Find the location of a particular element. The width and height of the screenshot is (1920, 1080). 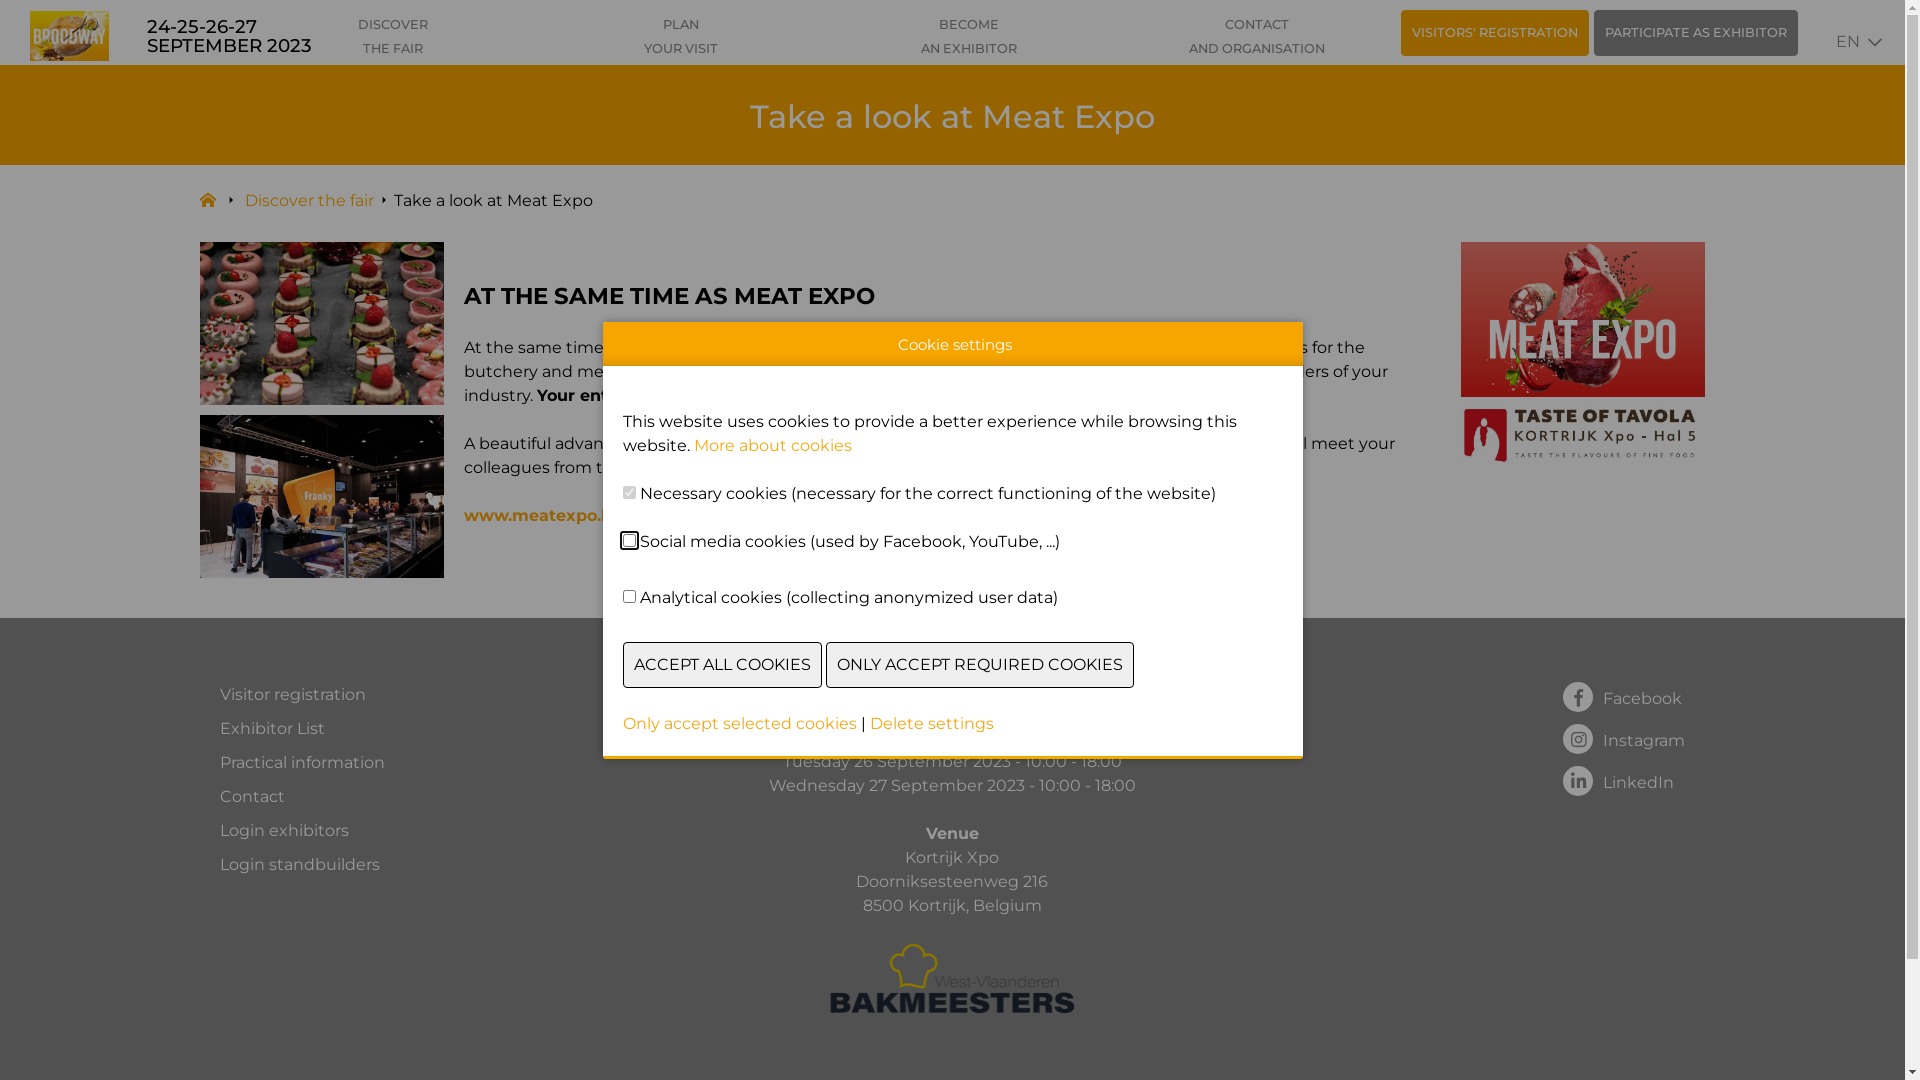

'Login standbuilders' is located at coordinates (220, 863).